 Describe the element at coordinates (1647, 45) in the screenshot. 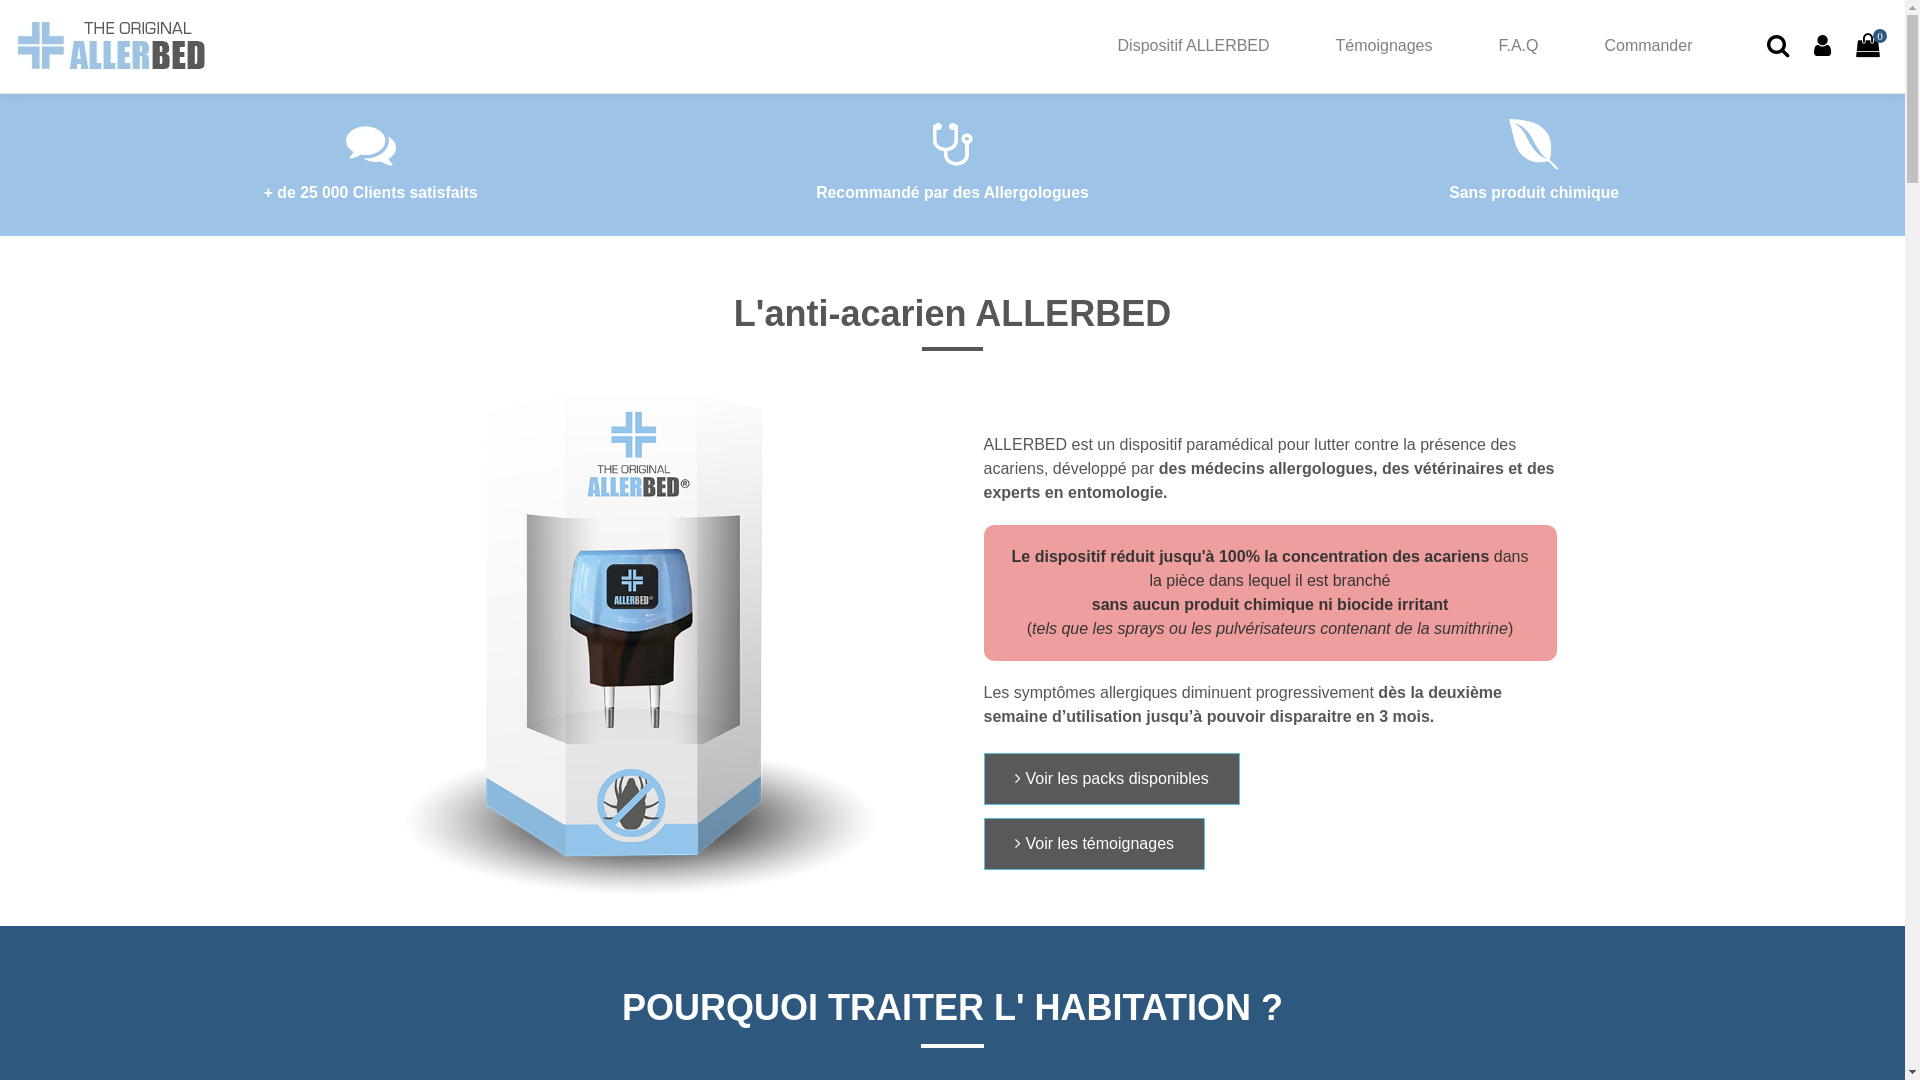

I see `'Commander'` at that location.